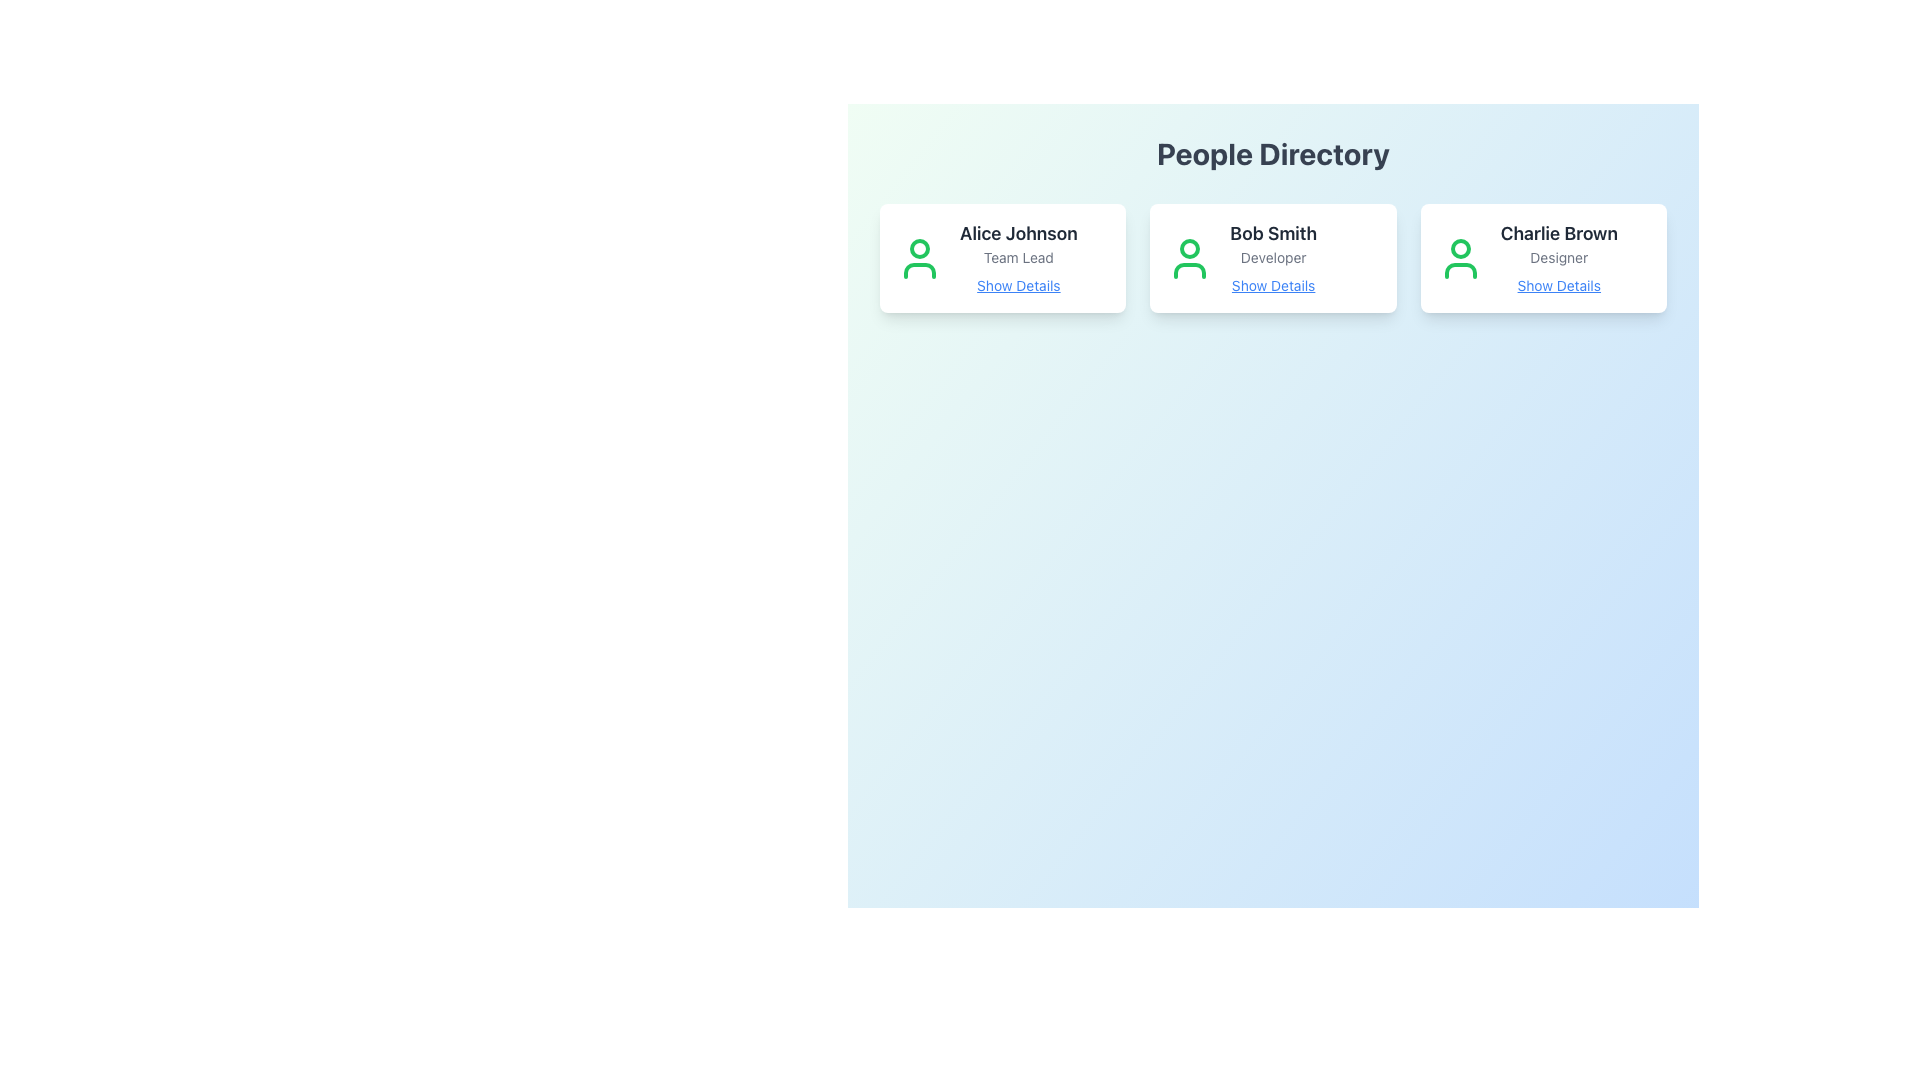  What do you see at coordinates (1018, 233) in the screenshot?
I see `the text label displaying 'Alice Johnson', which is styled in bold with a dark color and located at the top of the first user card in the 'People Directory' section` at bounding box center [1018, 233].